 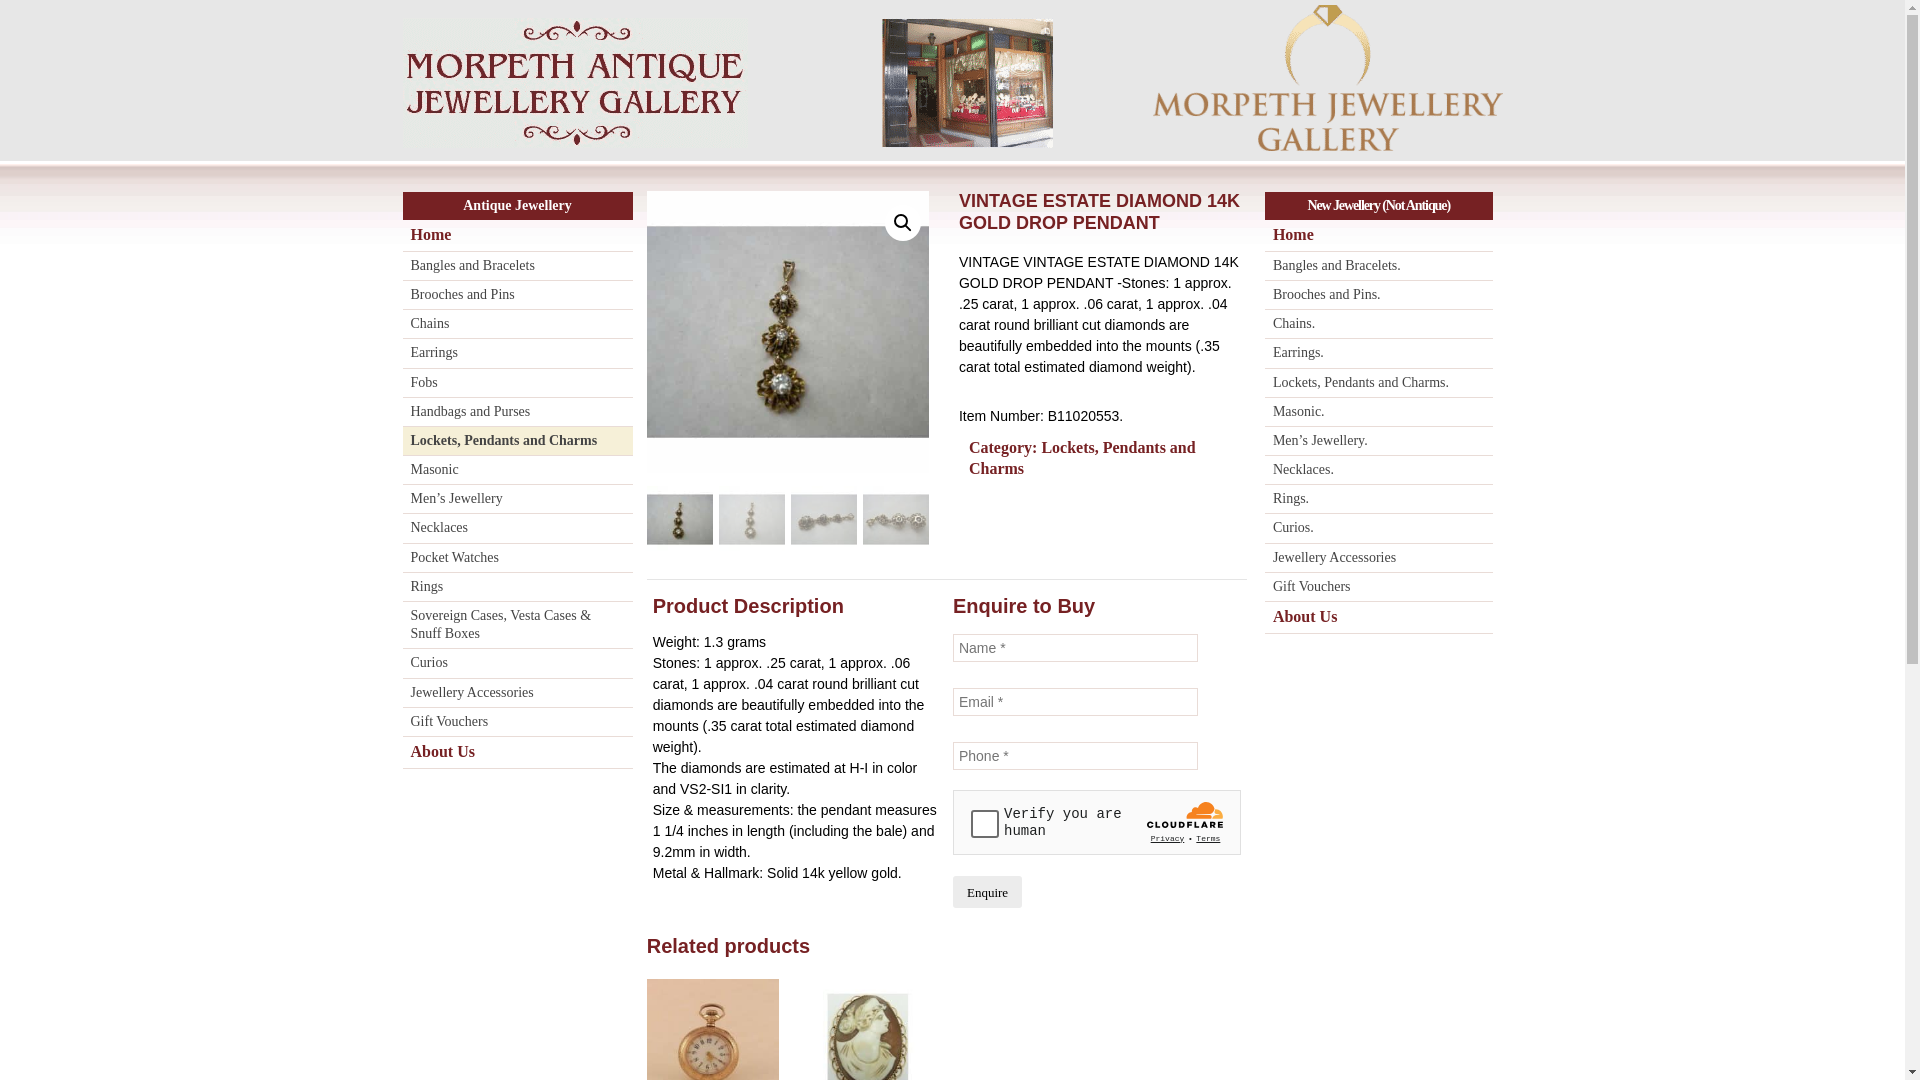 I want to click on 'About Us', so click(x=517, y=752).